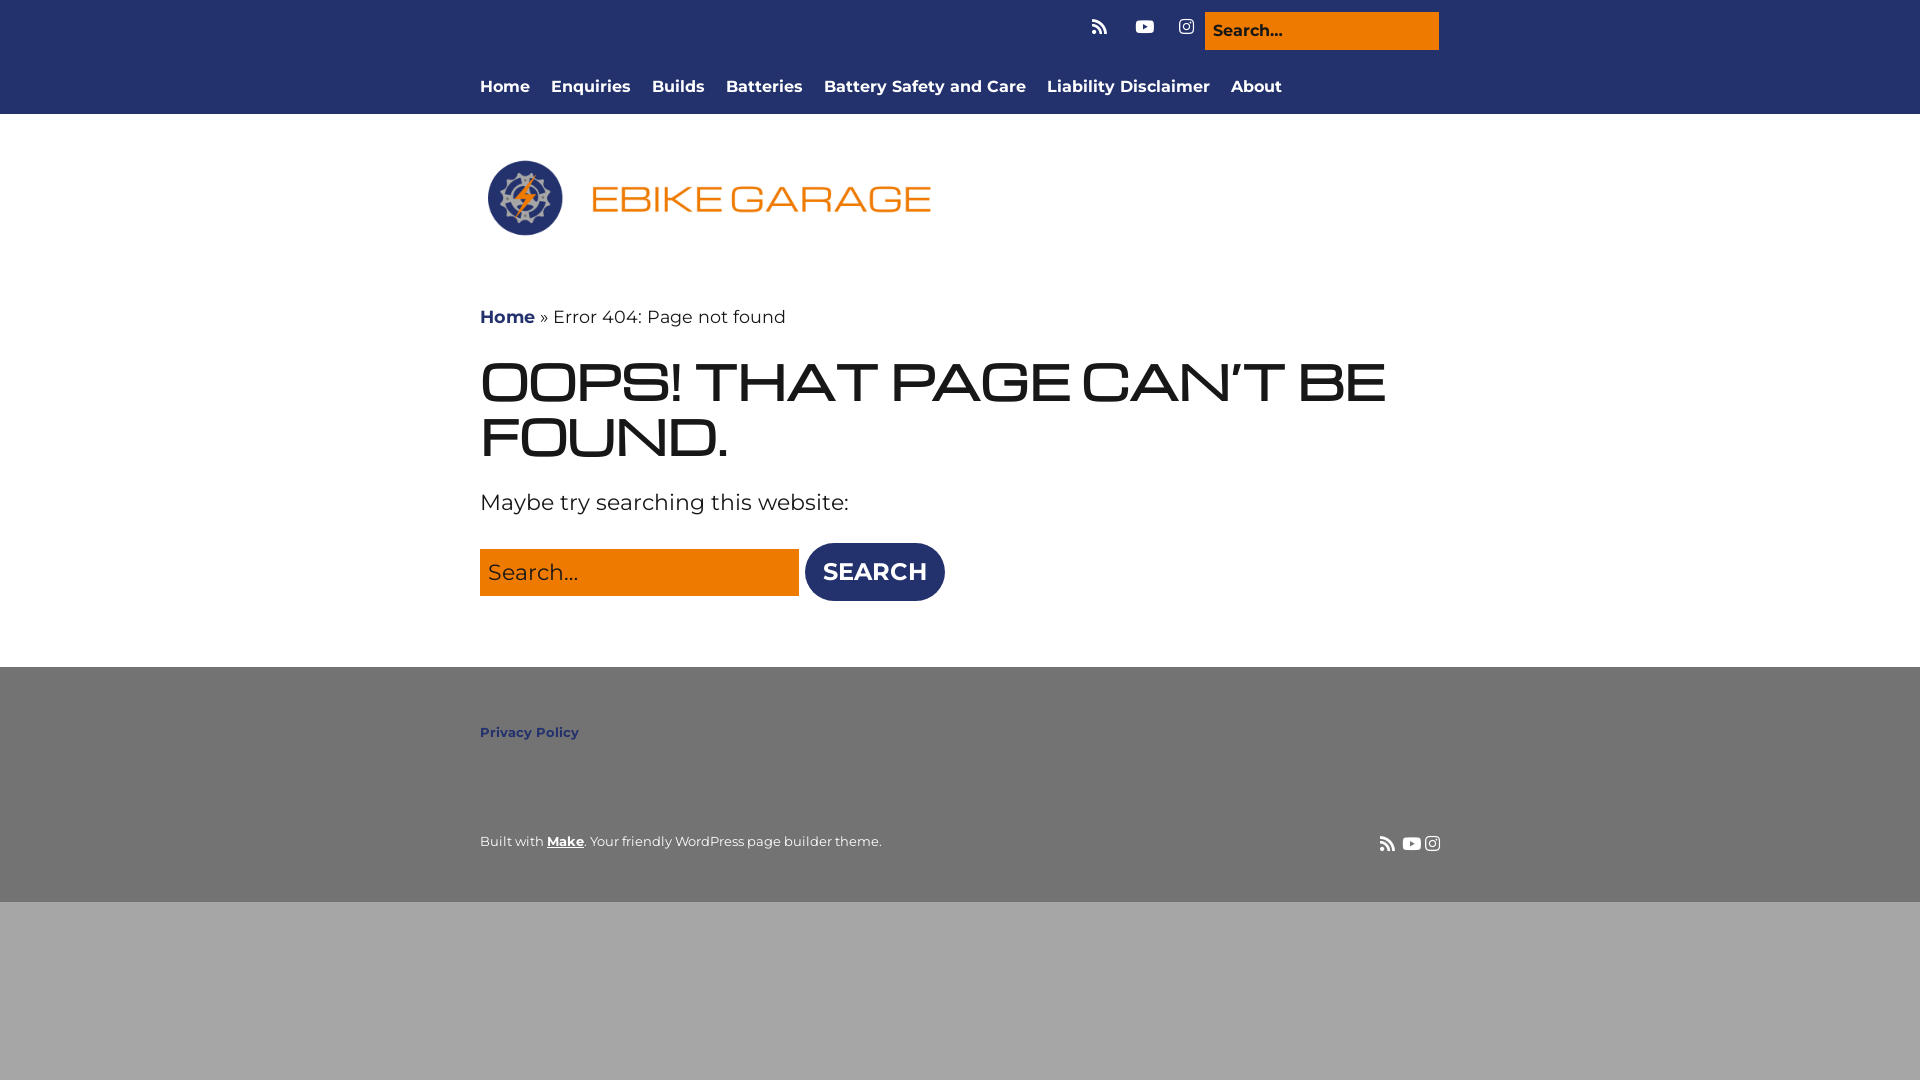 The width and height of the screenshot is (1920, 1080). I want to click on 'Press Enter to submit your search', so click(1321, 30).